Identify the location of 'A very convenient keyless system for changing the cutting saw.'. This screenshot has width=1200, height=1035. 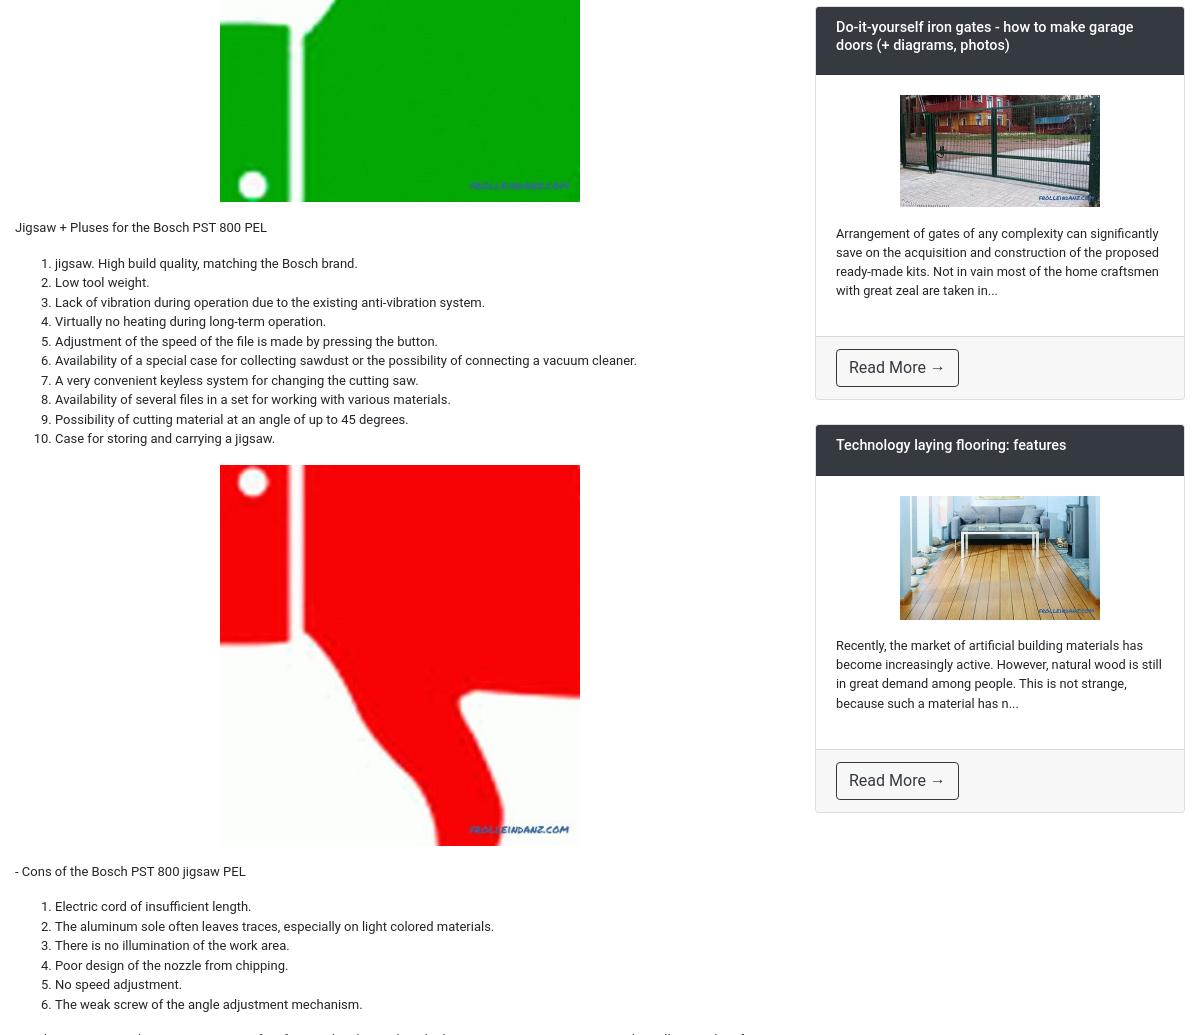
(54, 379).